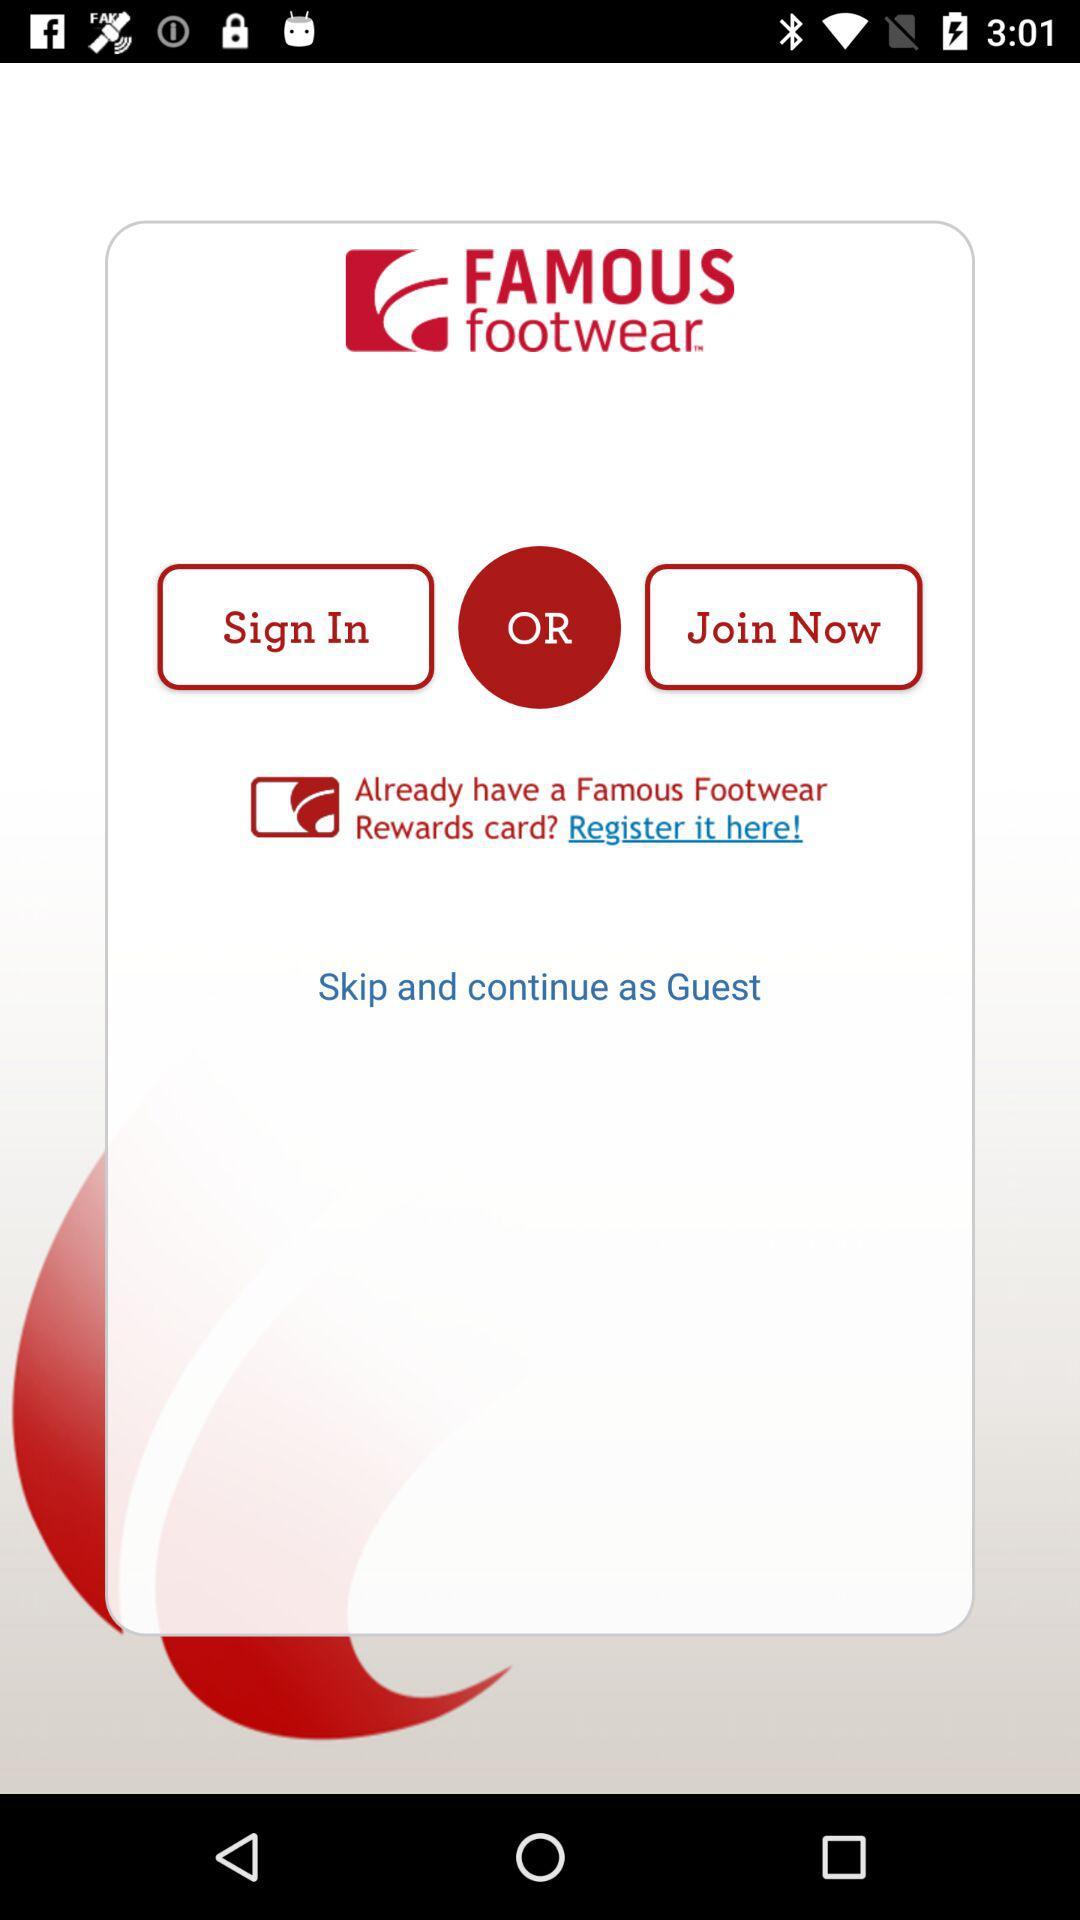 The height and width of the screenshot is (1920, 1080). Describe the element at coordinates (538, 992) in the screenshot. I see `skip and continue` at that location.